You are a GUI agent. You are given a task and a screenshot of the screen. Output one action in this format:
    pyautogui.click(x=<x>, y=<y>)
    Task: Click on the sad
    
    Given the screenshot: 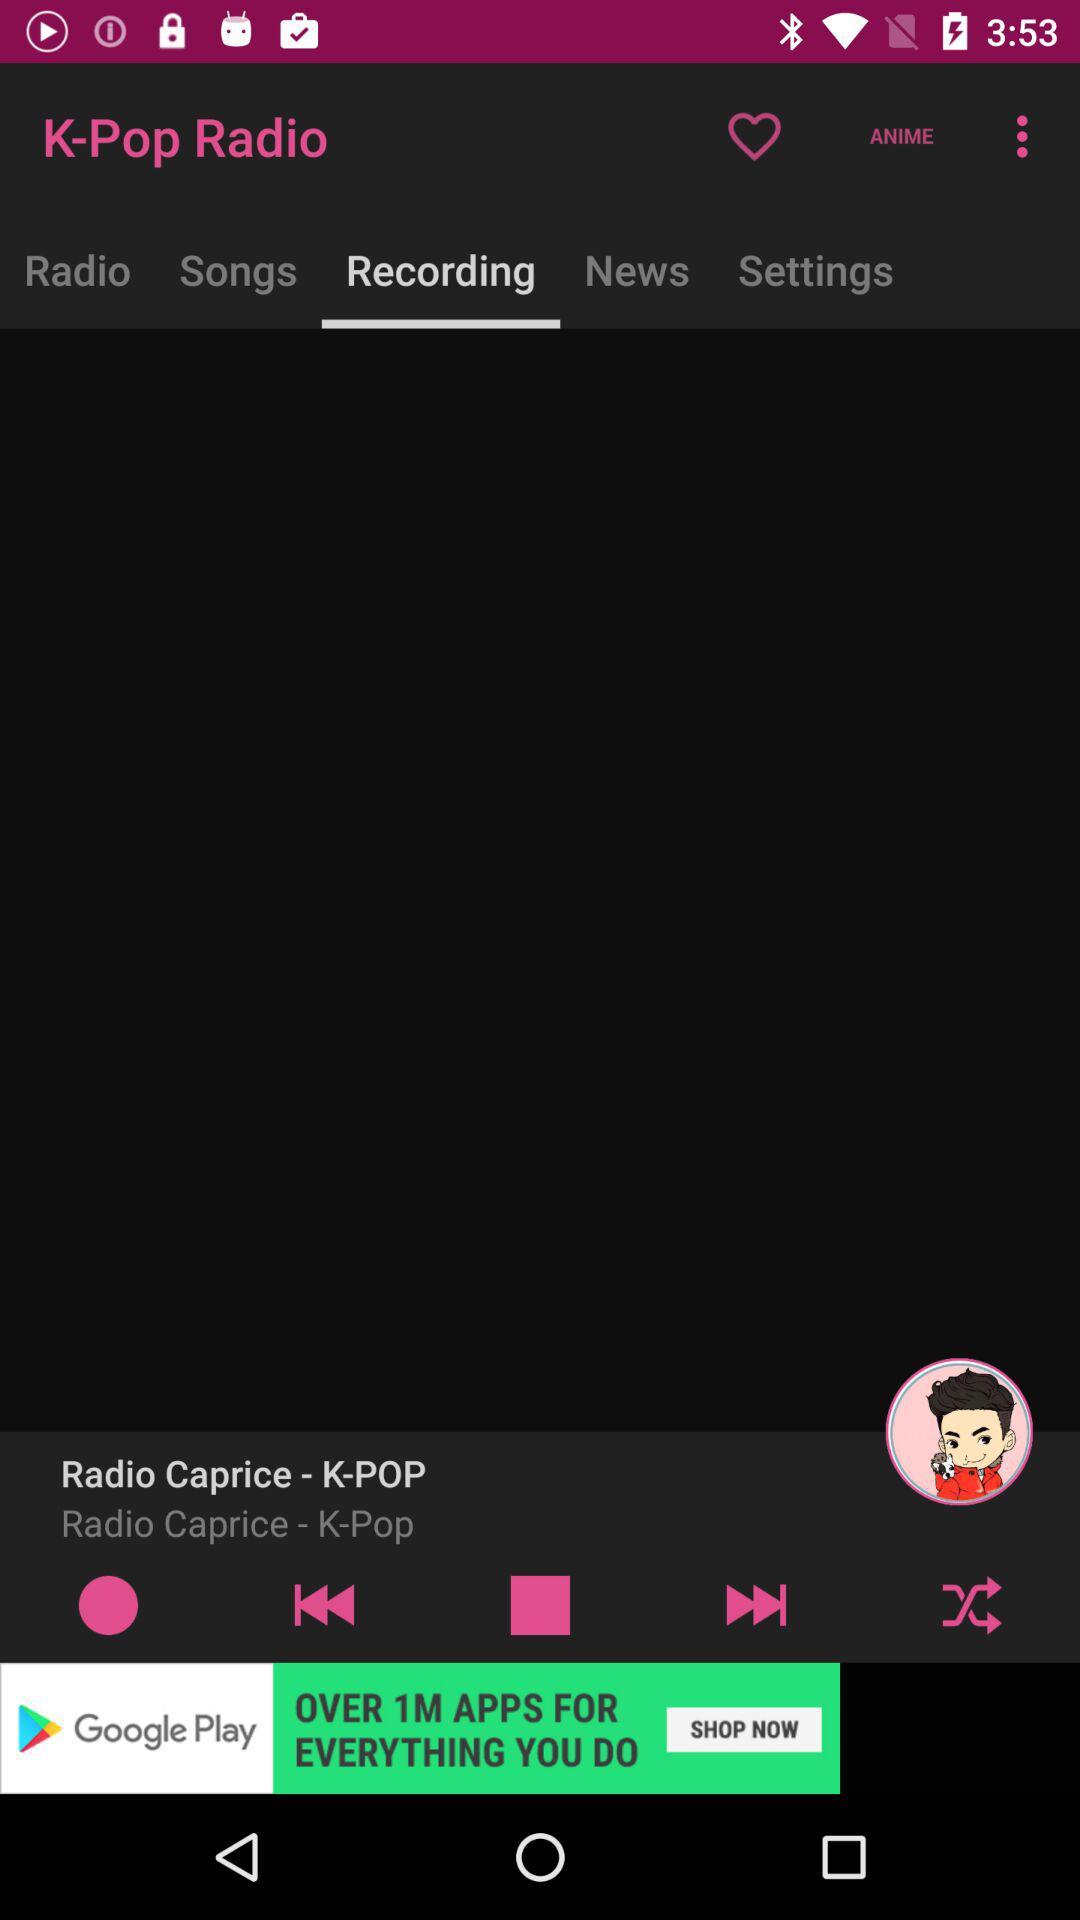 What is the action you would take?
    pyautogui.click(x=540, y=1604)
    